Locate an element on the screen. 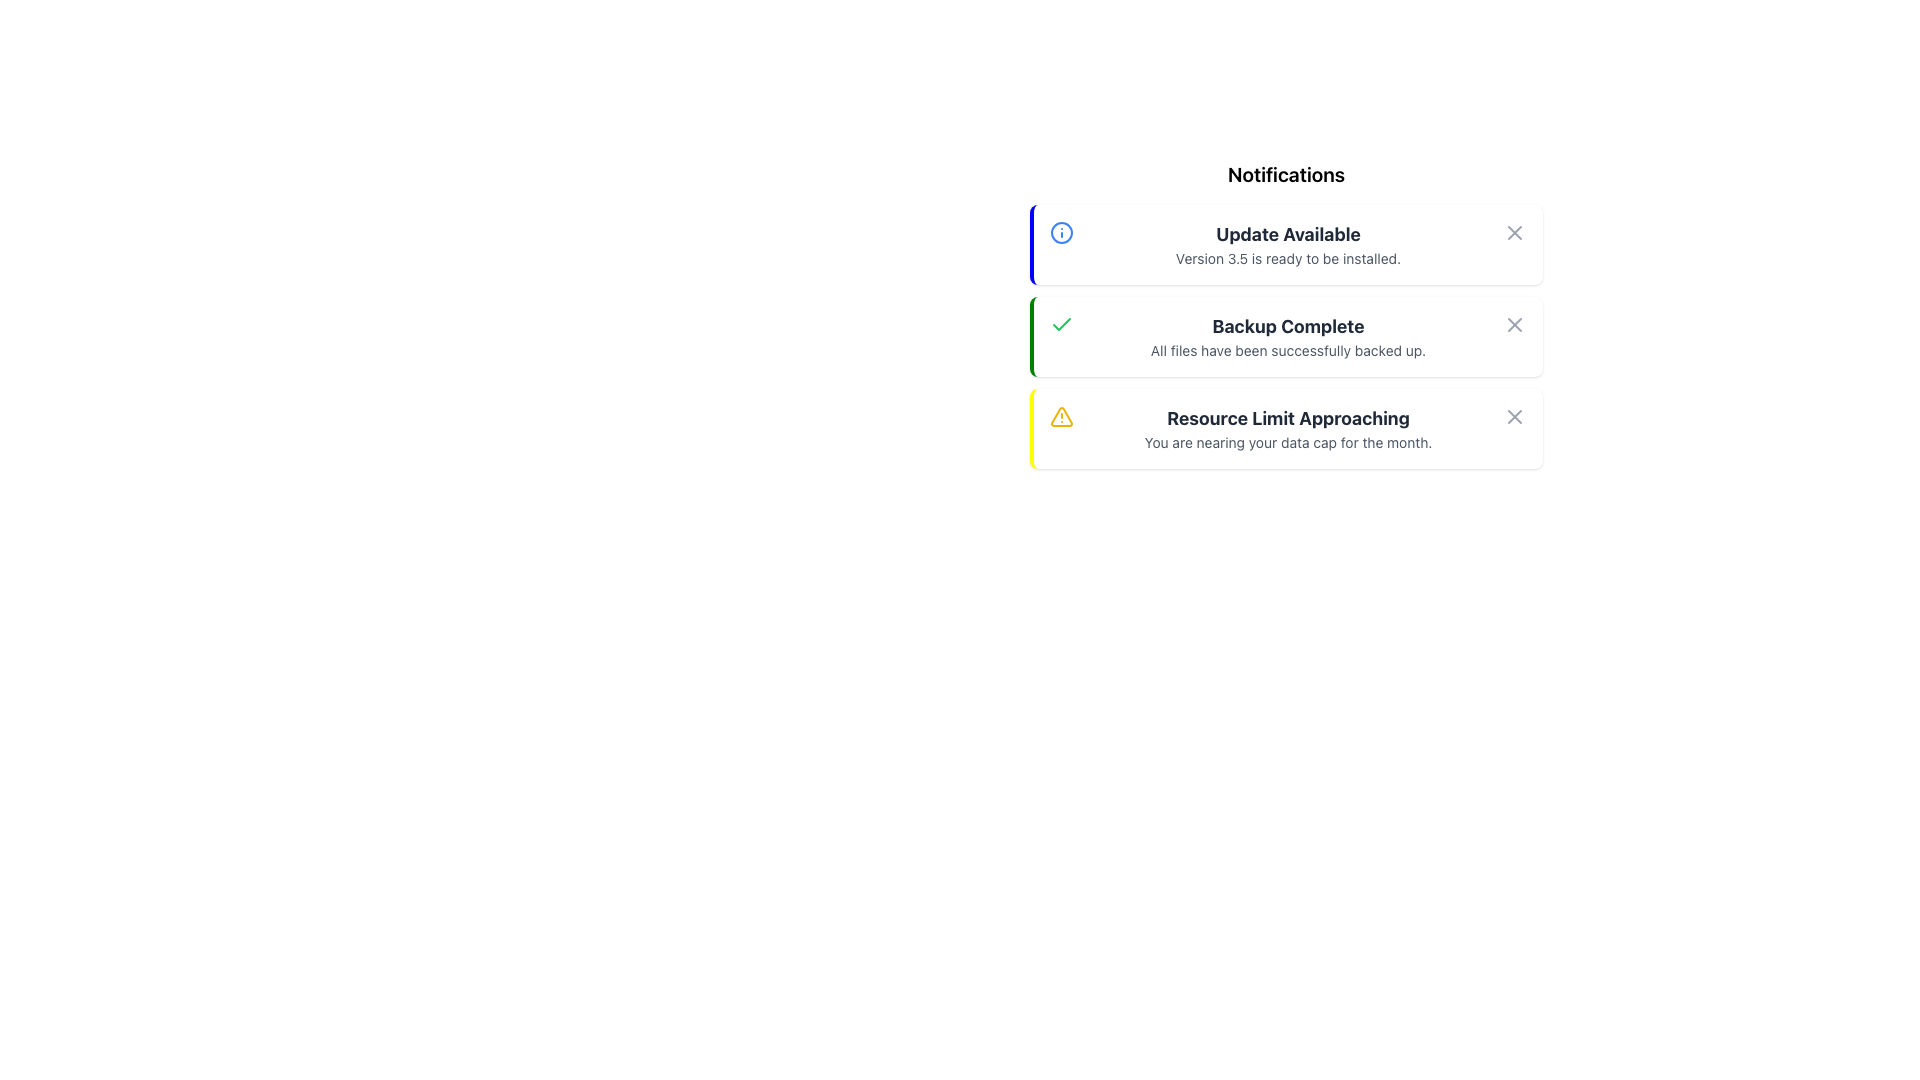 Image resolution: width=1920 pixels, height=1080 pixels. the circular icon with a blue outline and a blue dot, located to the left of the text 'Update Available' in the notification box is located at coordinates (1060, 231).